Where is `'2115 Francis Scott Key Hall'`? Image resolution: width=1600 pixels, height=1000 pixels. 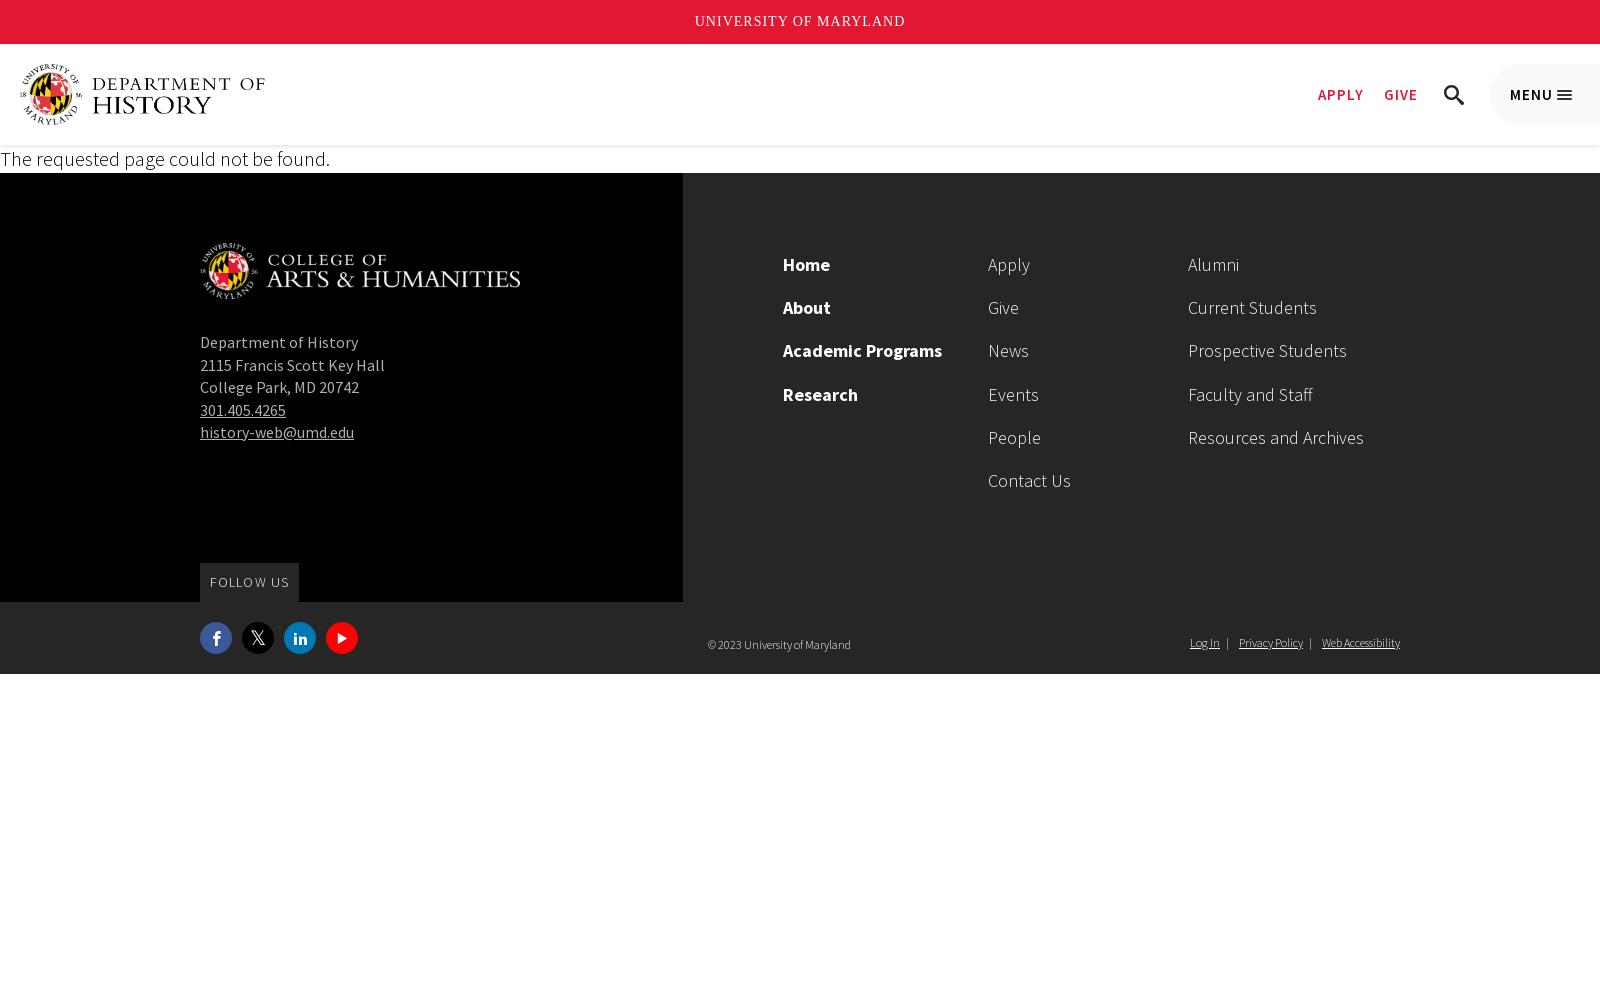
'2115 Francis Scott Key Hall' is located at coordinates (292, 363).